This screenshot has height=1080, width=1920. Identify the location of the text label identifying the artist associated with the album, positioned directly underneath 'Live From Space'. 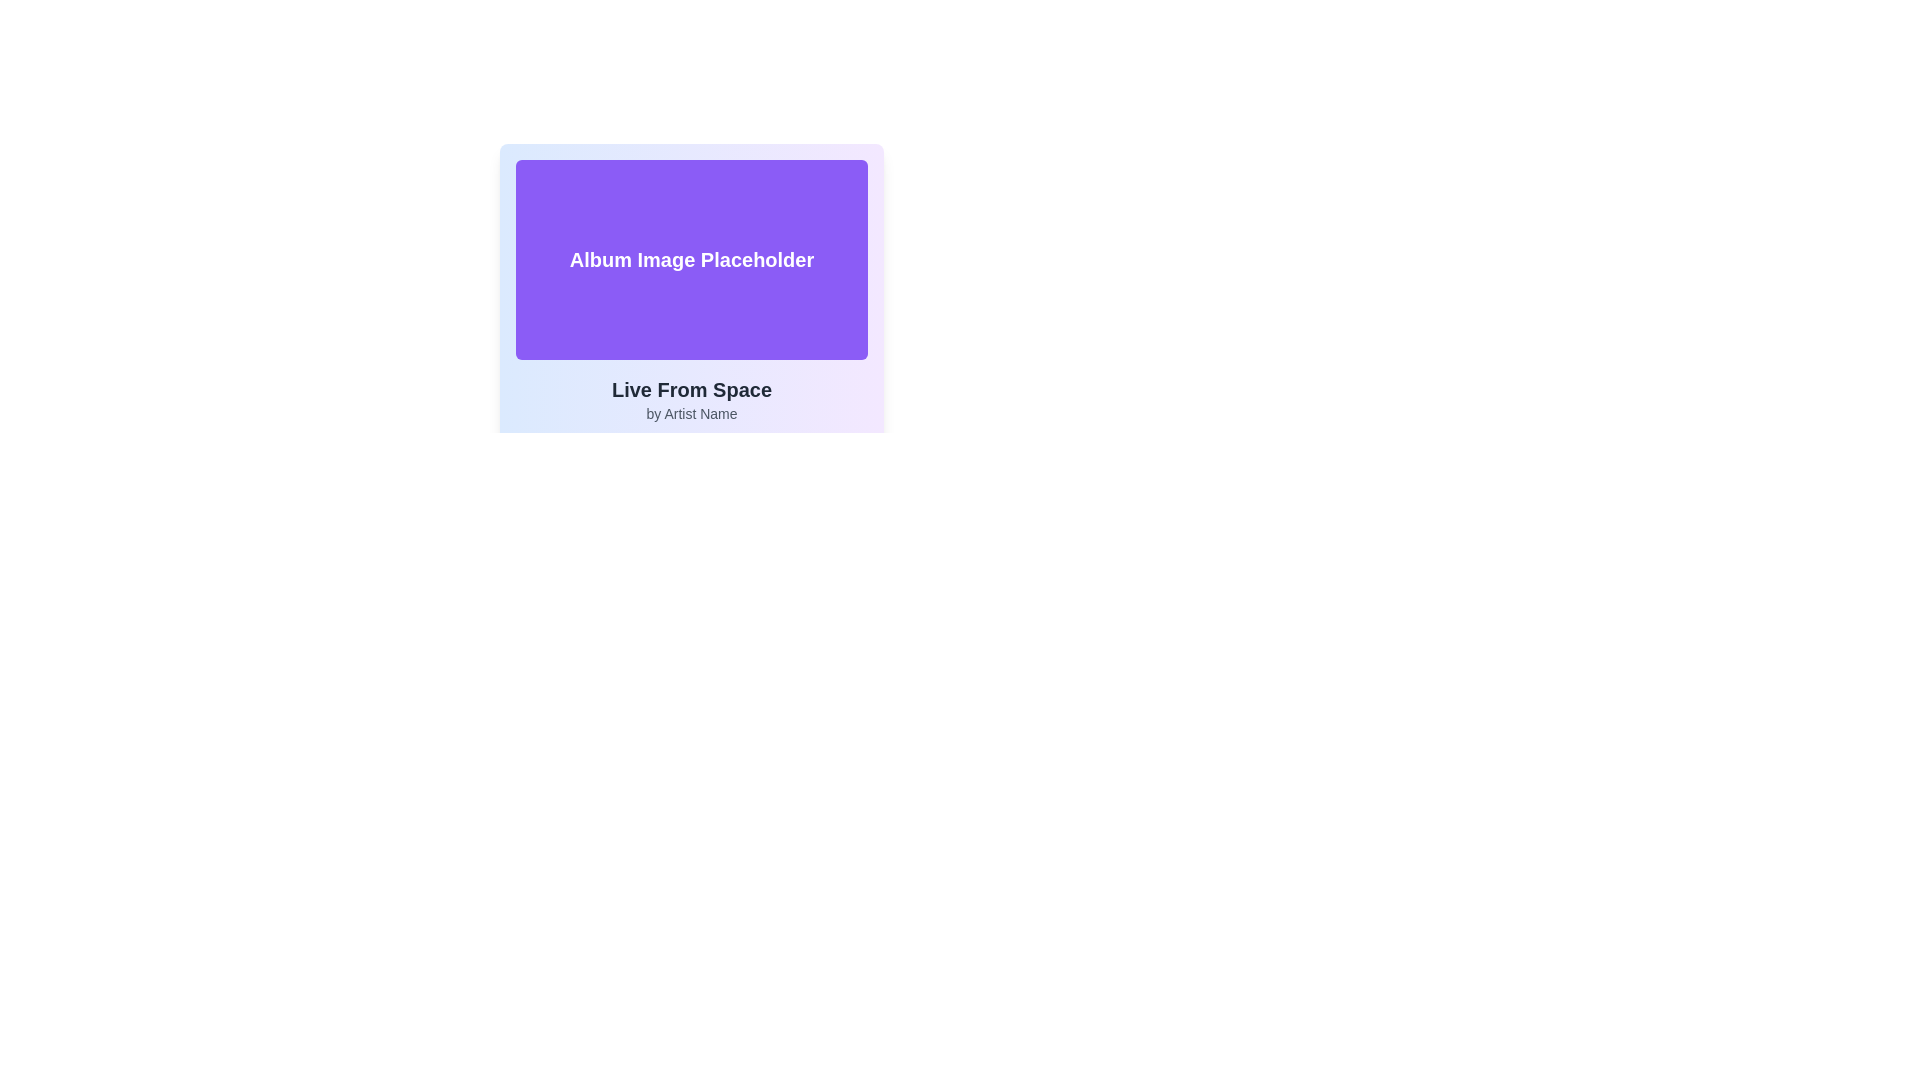
(691, 412).